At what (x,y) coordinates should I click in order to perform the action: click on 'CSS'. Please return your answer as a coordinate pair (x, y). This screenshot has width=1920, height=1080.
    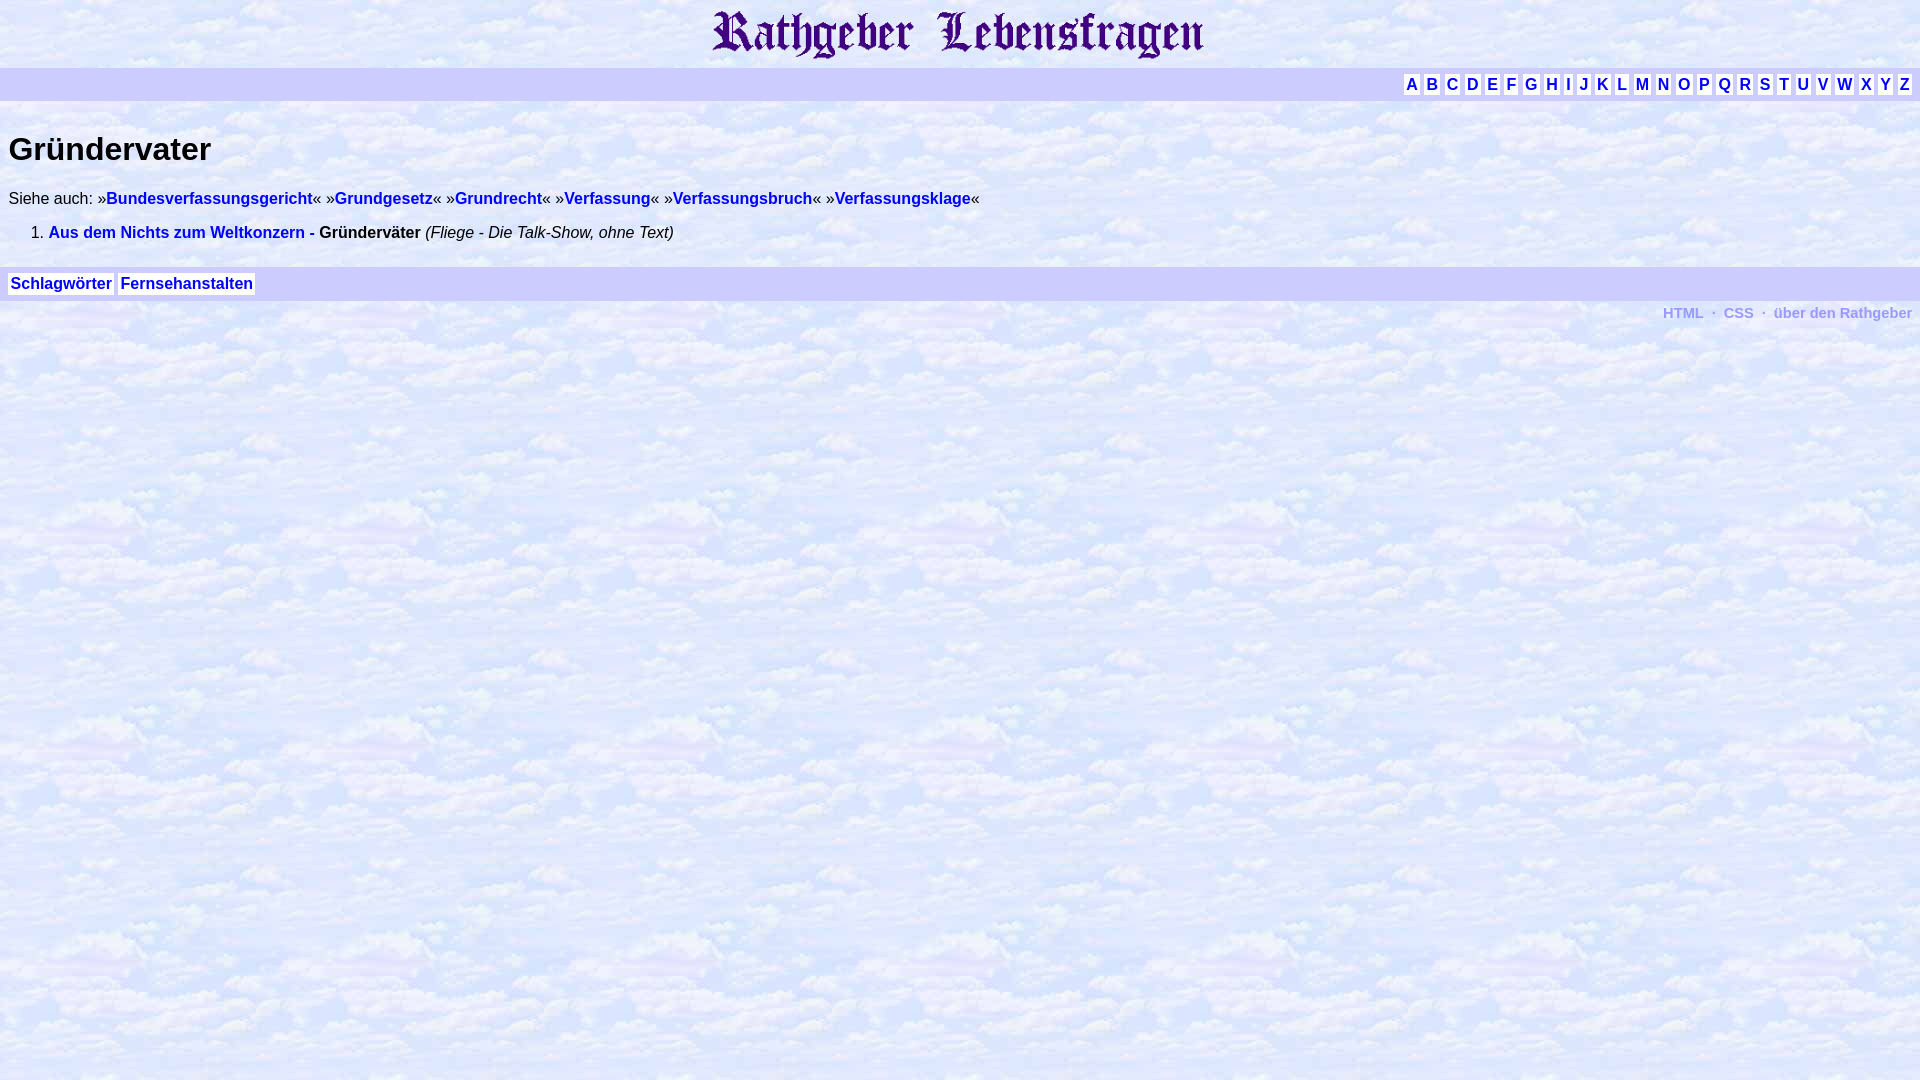
    Looking at the image, I should click on (1737, 312).